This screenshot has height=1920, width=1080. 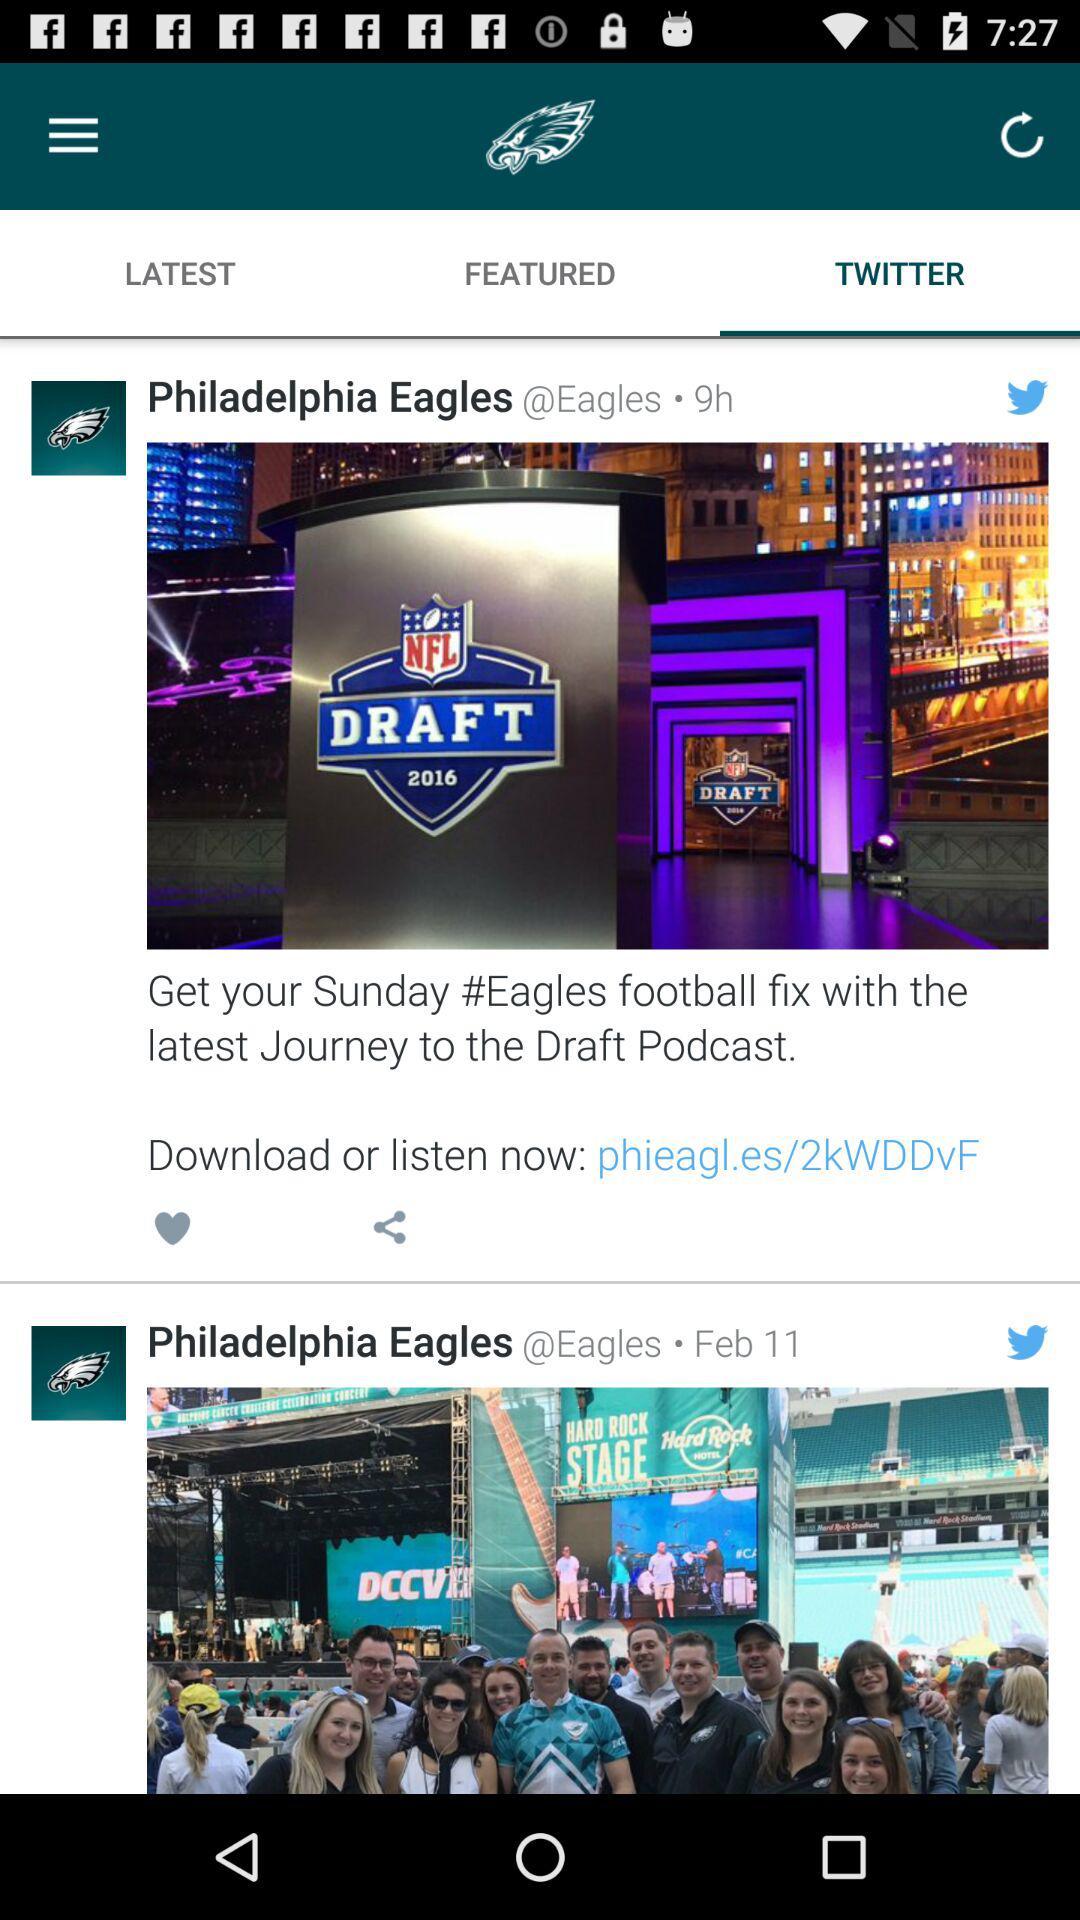 What do you see at coordinates (596, 696) in the screenshot?
I see `open link` at bounding box center [596, 696].